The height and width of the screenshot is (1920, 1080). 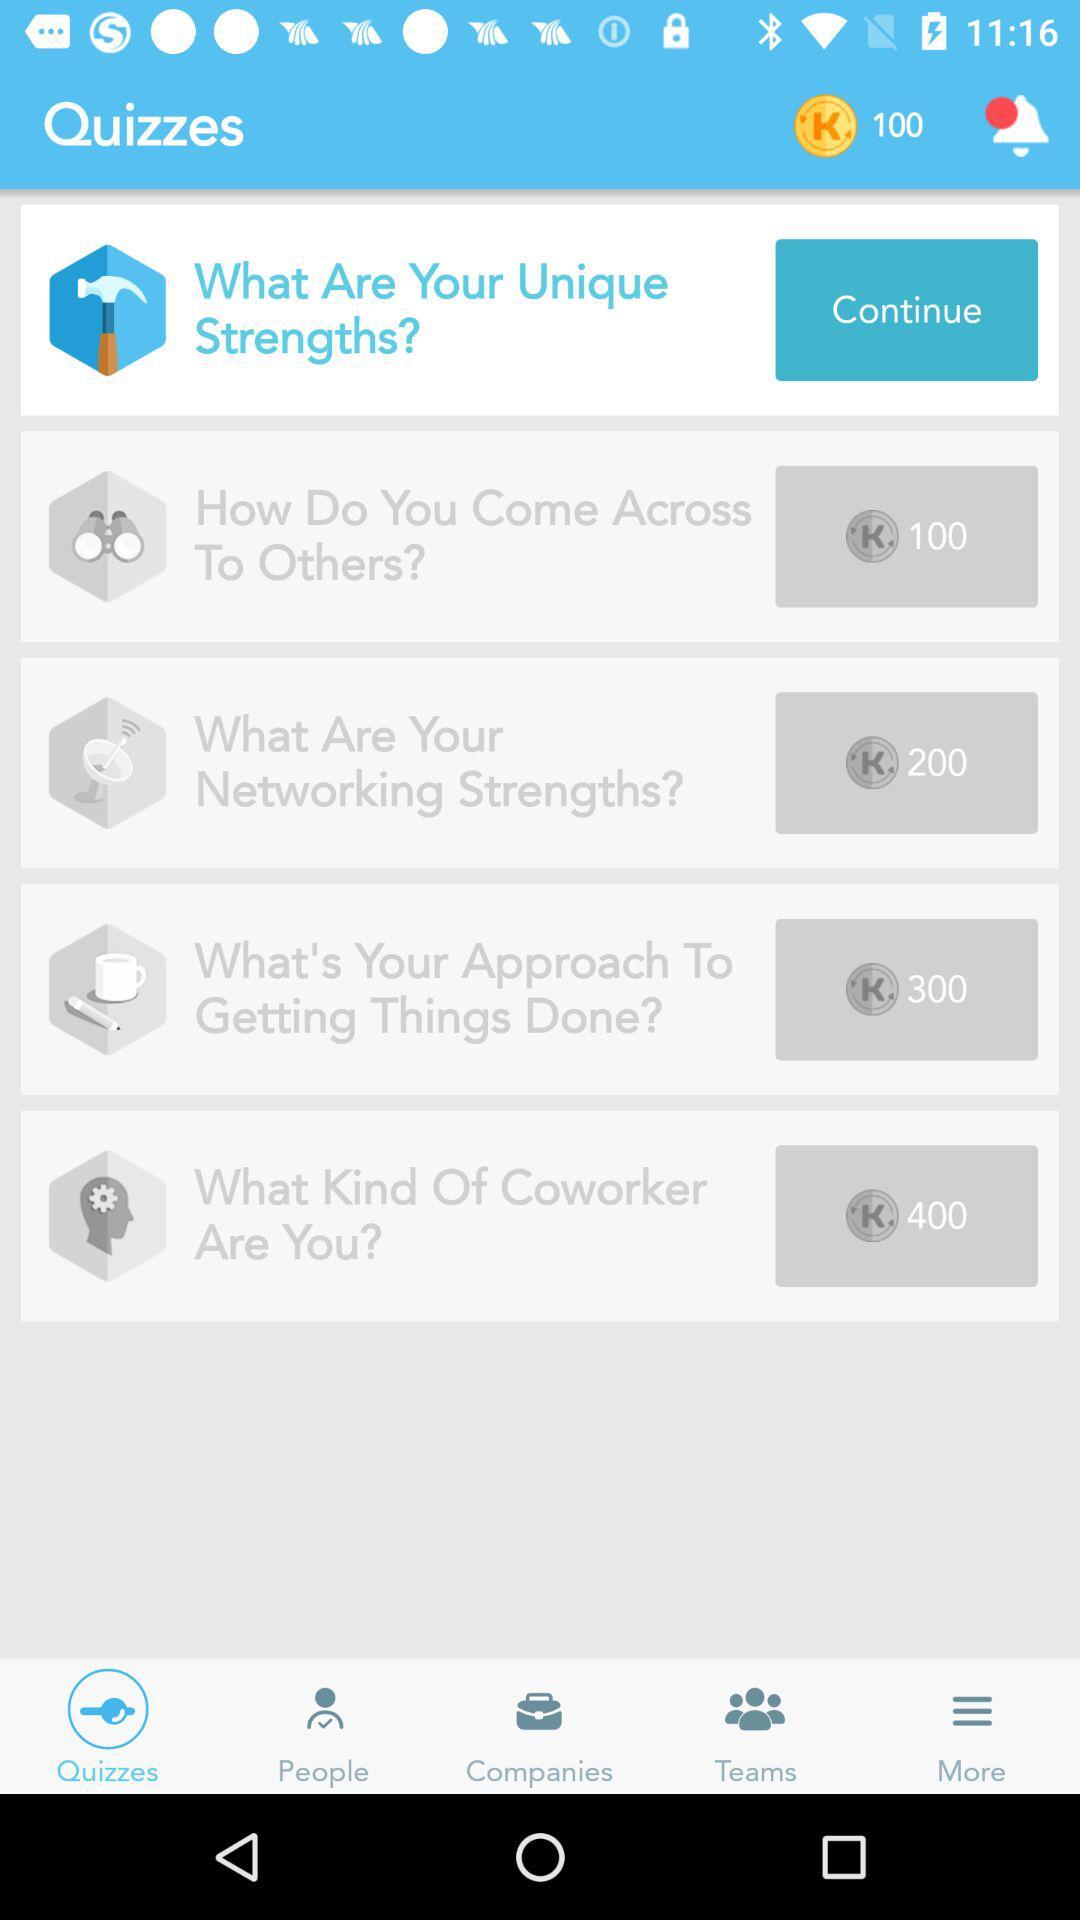 What do you see at coordinates (107, 536) in the screenshot?
I see `move to second left icon from the top` at bounding box center [107, 536].